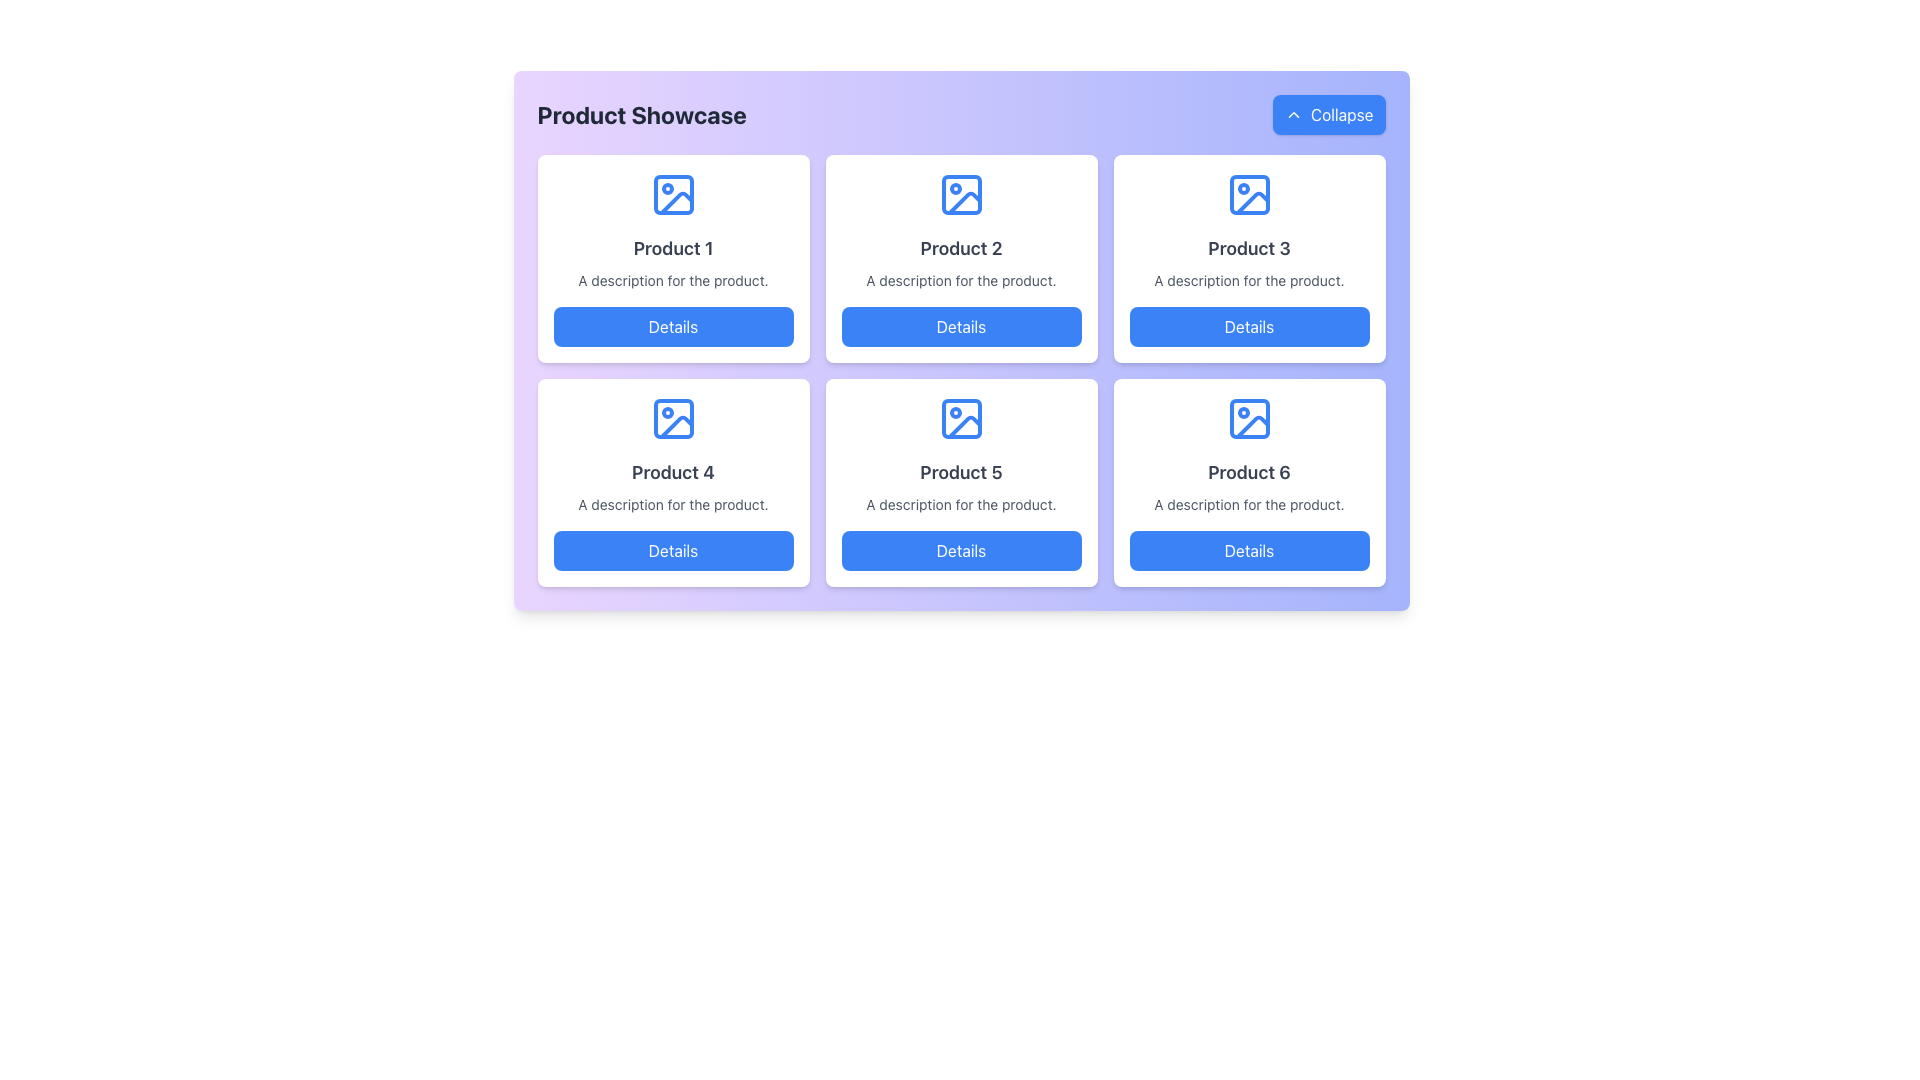  Describe the element at coordinates (673, 418) in the screenshot. I see `the blue outline icon depicting an image, which is centrally aligned within the top section of the card labeled 'Product 4'` at that location.